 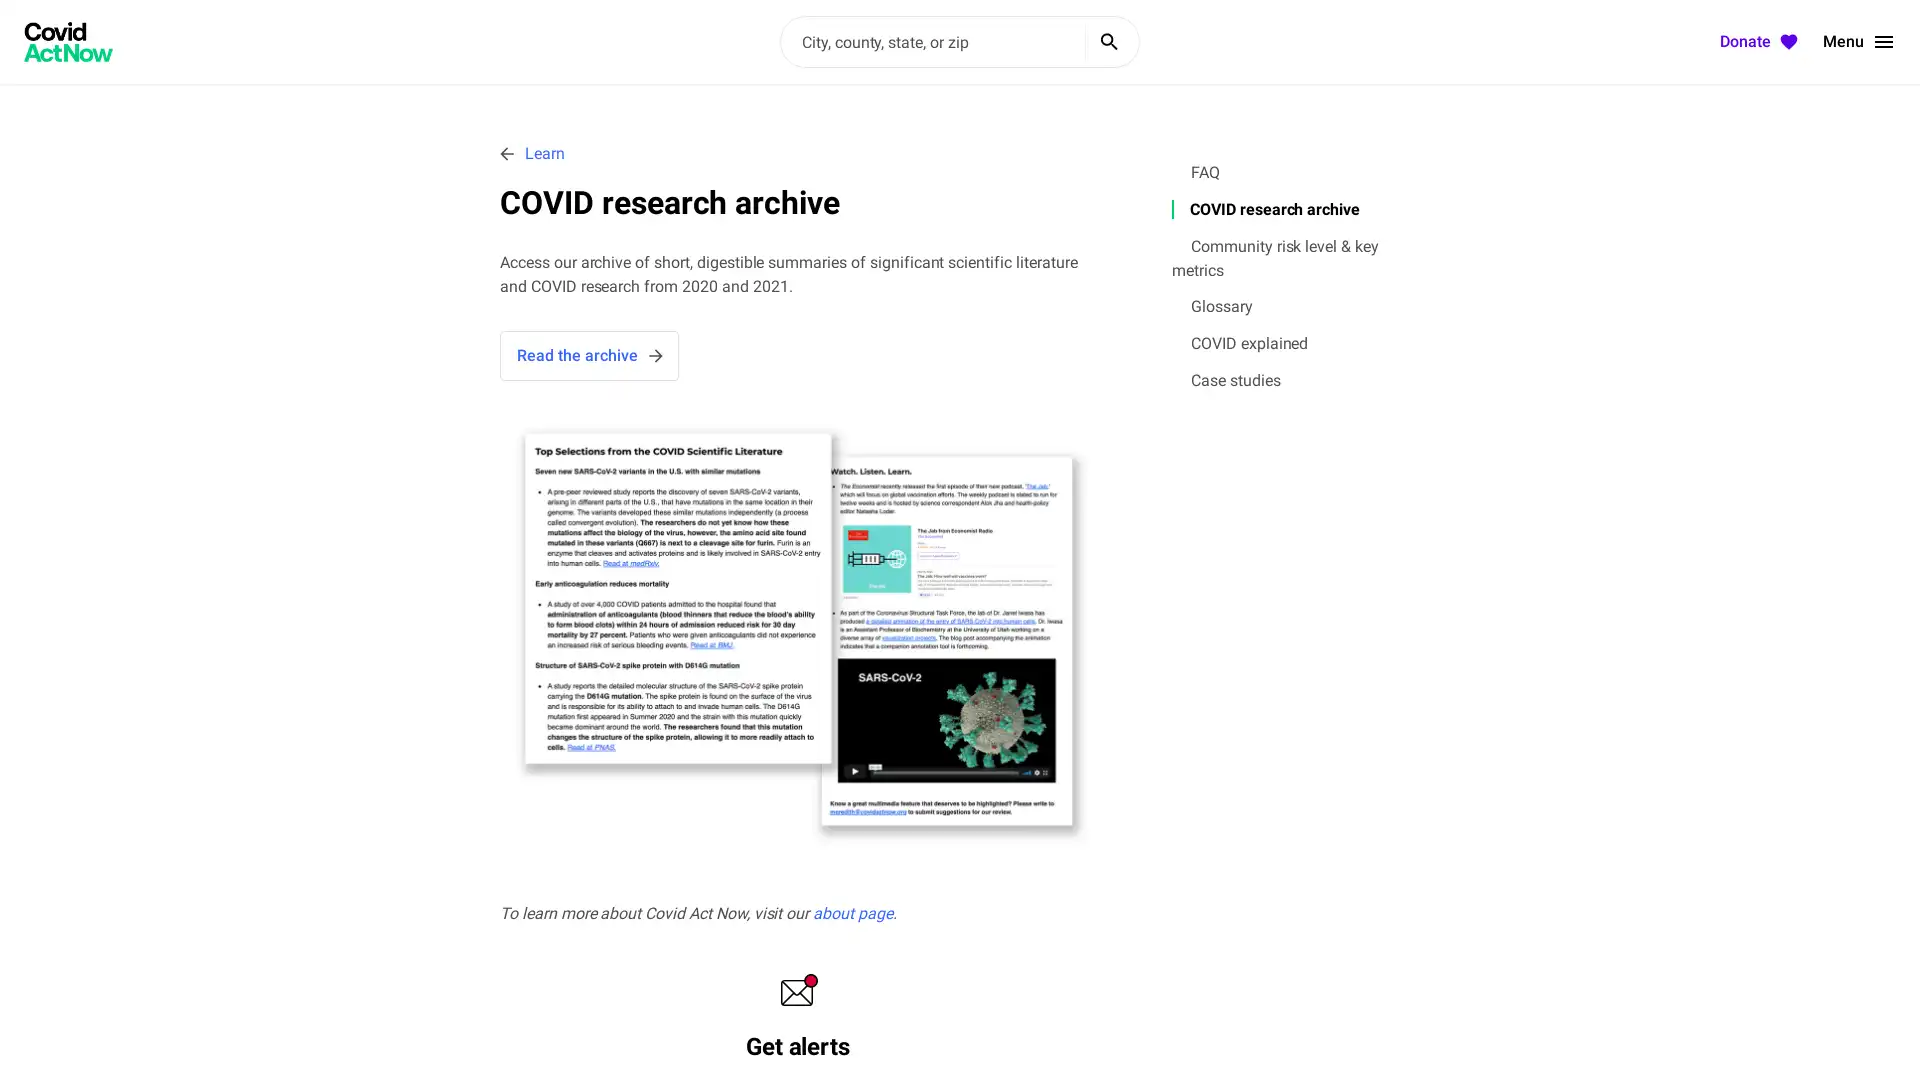 What do you see at coordinates (532, 152) in the screenshot?
I see `Learn` at bounding box center [532, 152].